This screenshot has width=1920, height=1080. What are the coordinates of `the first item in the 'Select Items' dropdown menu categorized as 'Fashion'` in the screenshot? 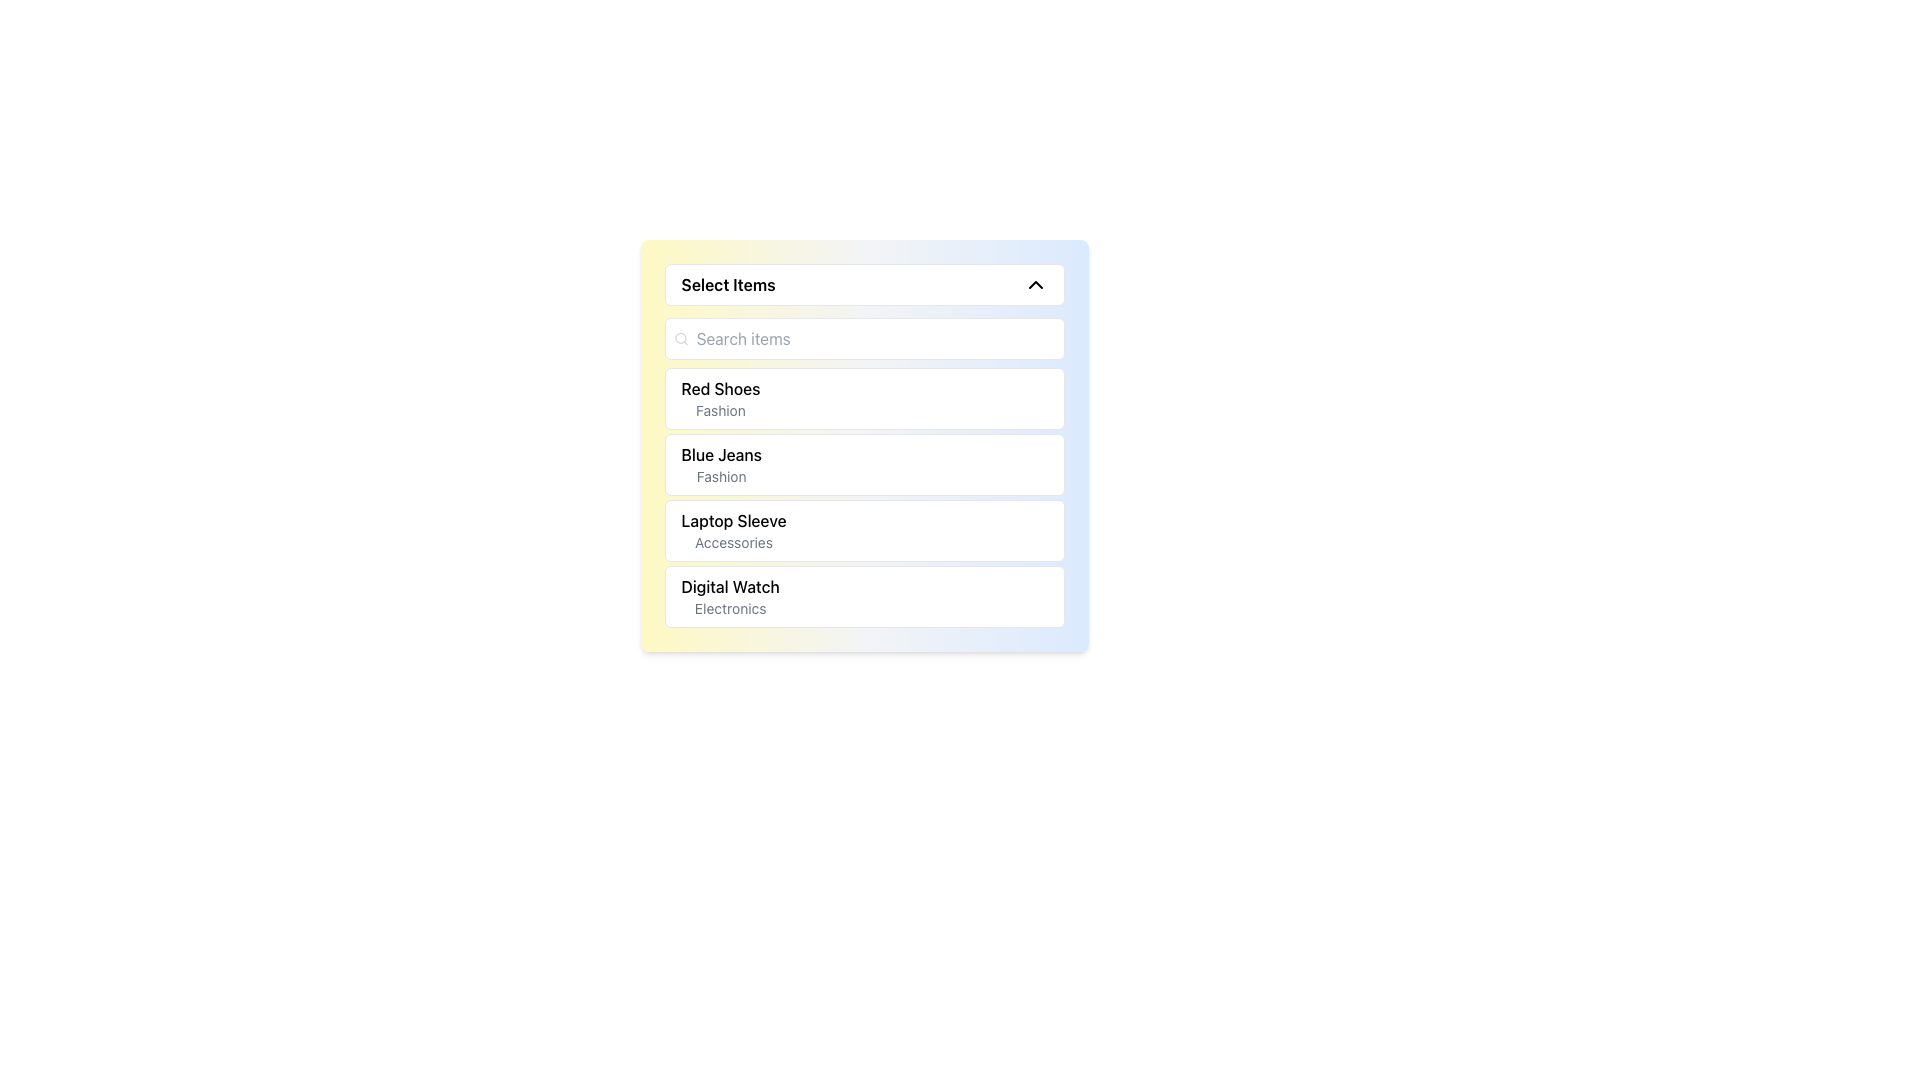 It's located at (720, 398).